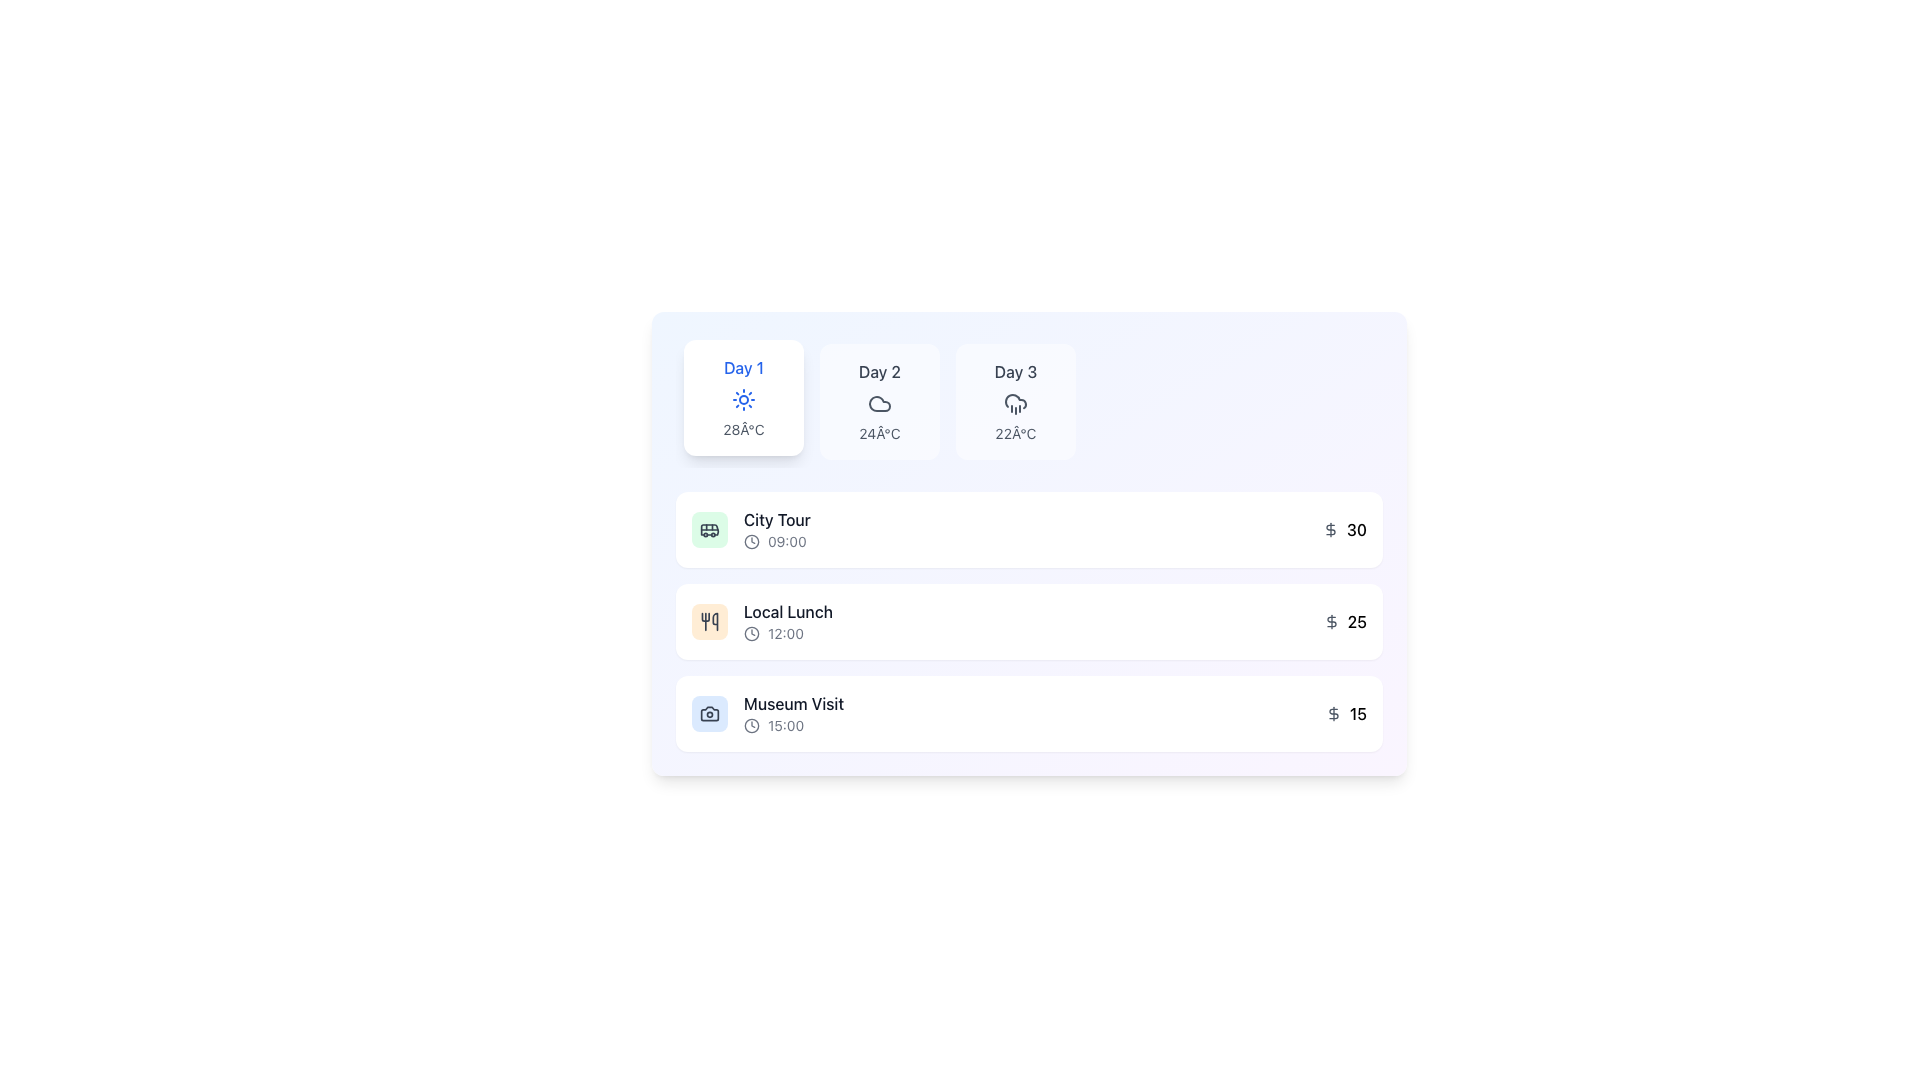 This screenshot has height=1080, width=1920. I want to click on the cloud icon in a minimalist line art style located in the center of the 'Day 2' card, positioned below the 'Day 2' text and above the temperature reading '24°C', so click(879, 404).